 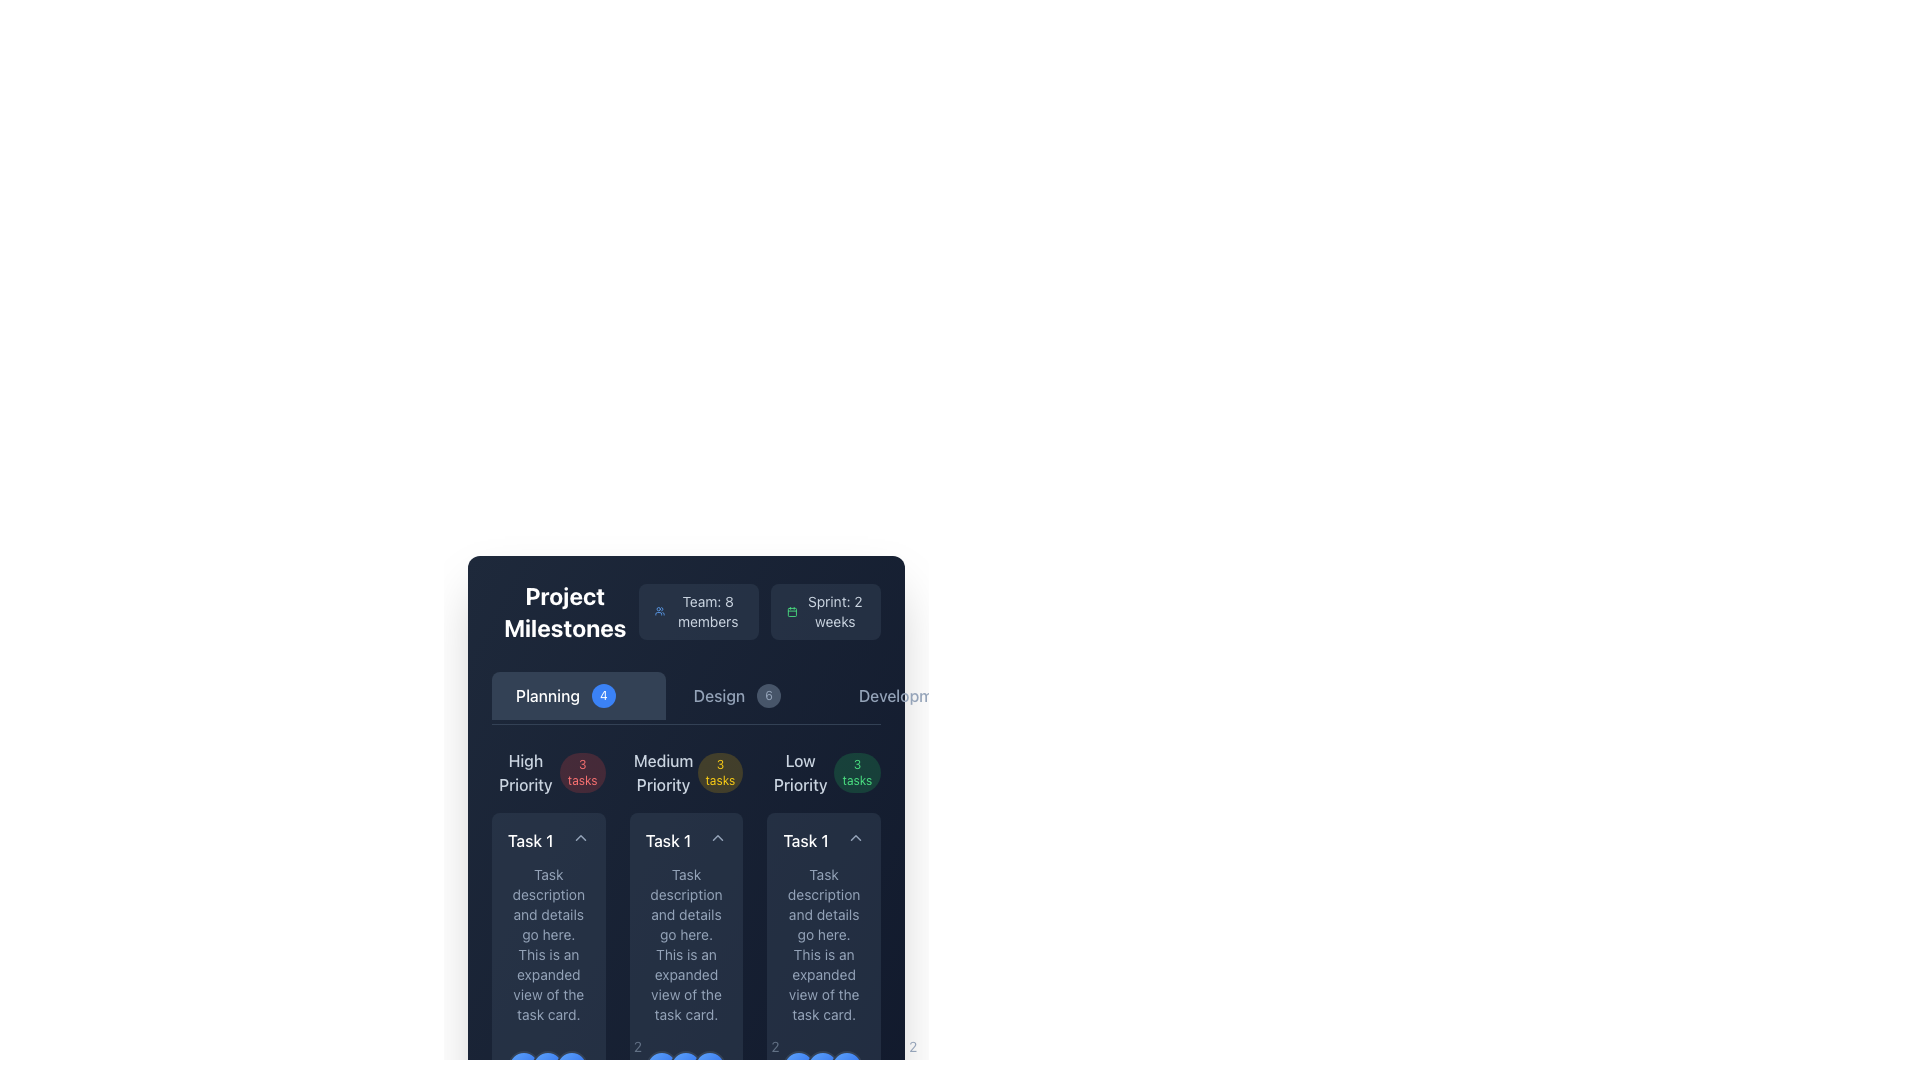 I want to click on the 'Design' tab button with the numeric badge '6', so click(x=749, y=694).